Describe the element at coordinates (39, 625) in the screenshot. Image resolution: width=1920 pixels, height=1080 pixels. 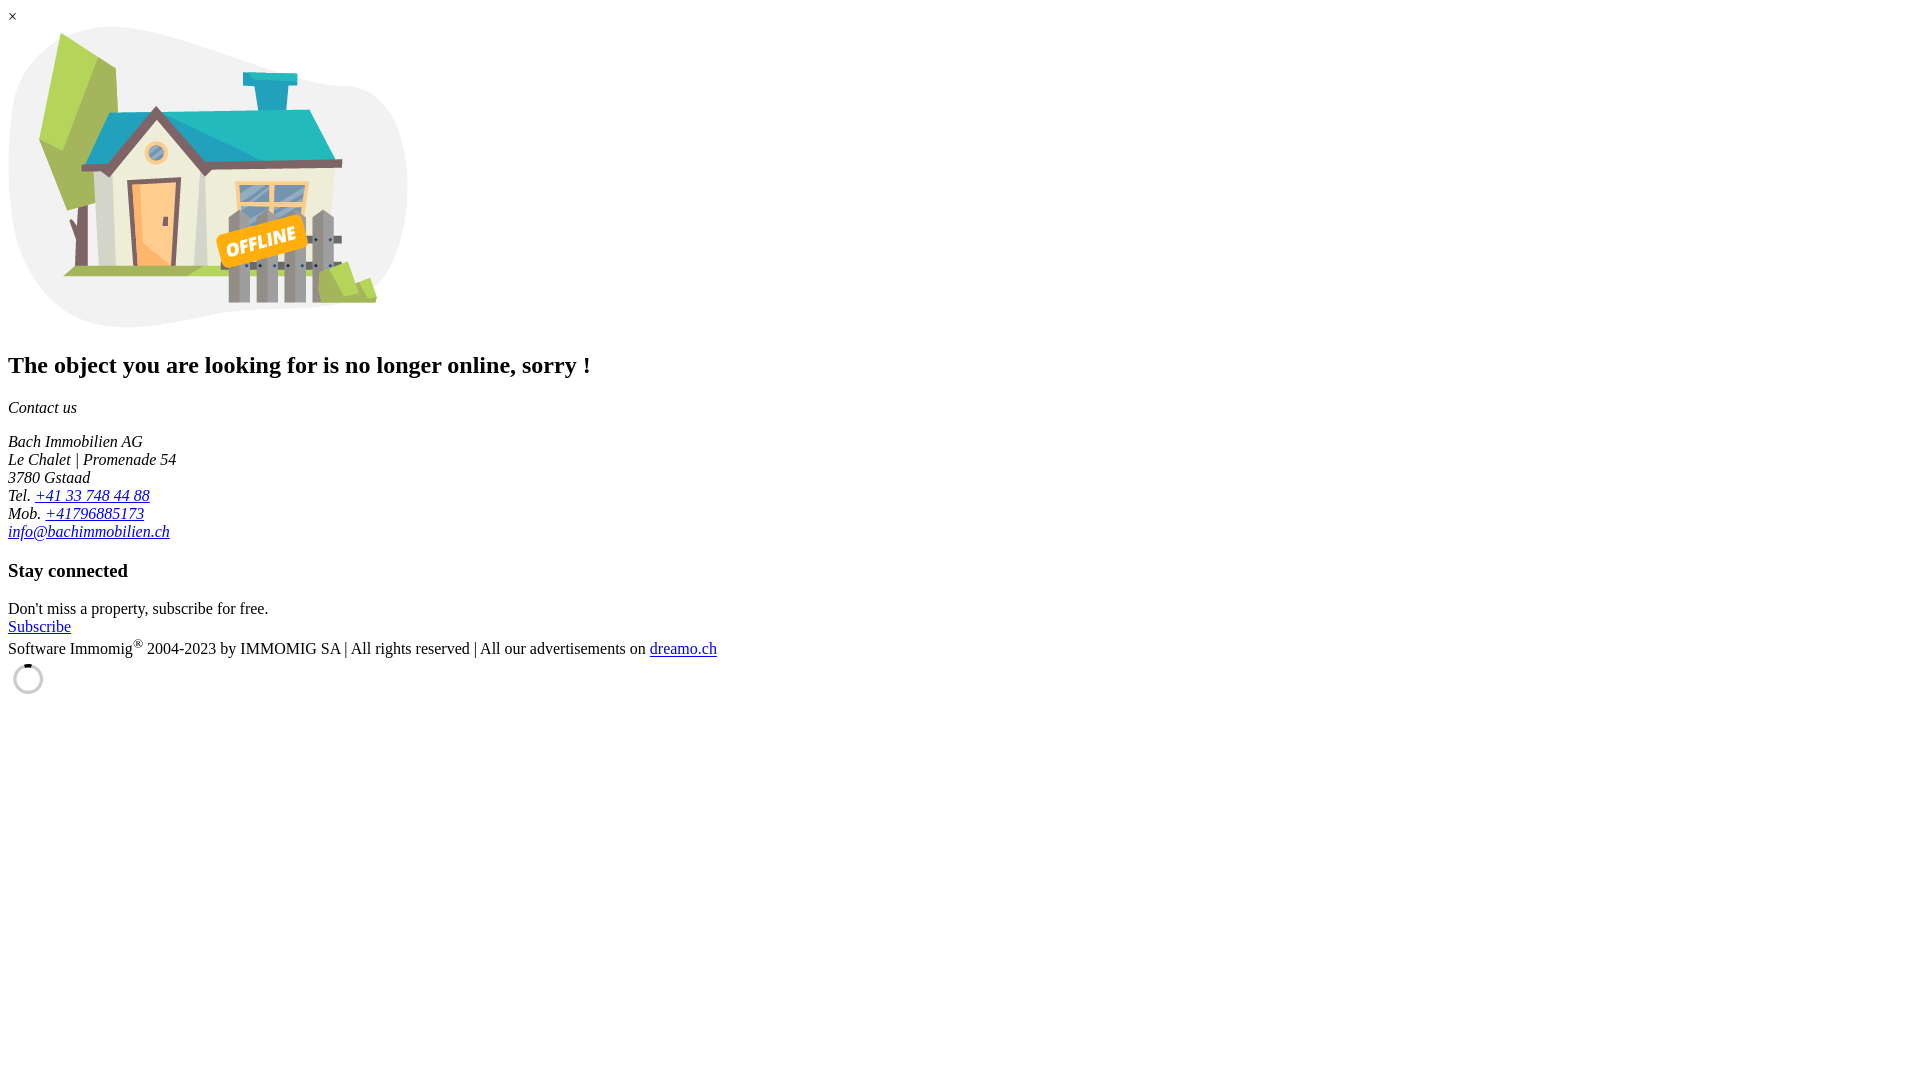
I see `'Subscribe'` at that location.